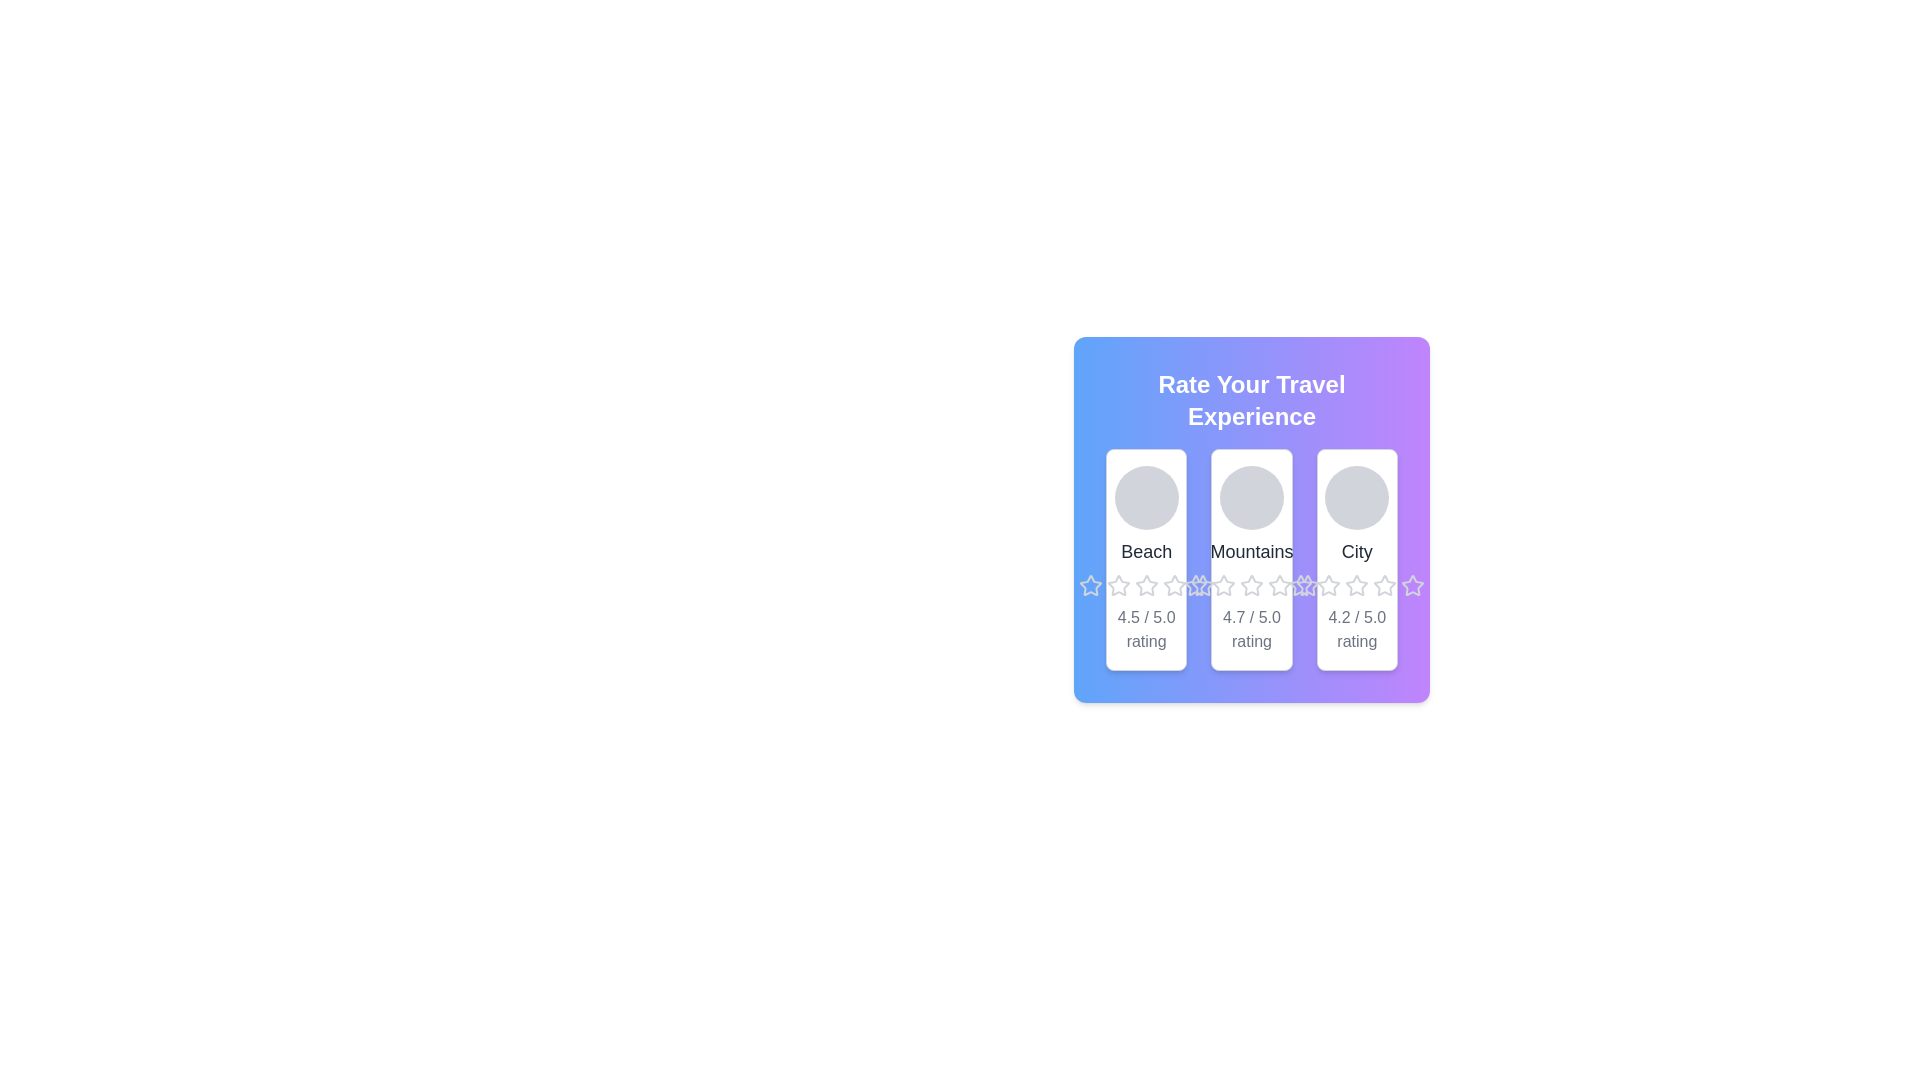 The image size is (1920, 1080). Describe the element at coordinates (1280, 585) in the screenshot. I see `the fourth star icon in the rating system beneath the 'Mountains' category card` at that location.